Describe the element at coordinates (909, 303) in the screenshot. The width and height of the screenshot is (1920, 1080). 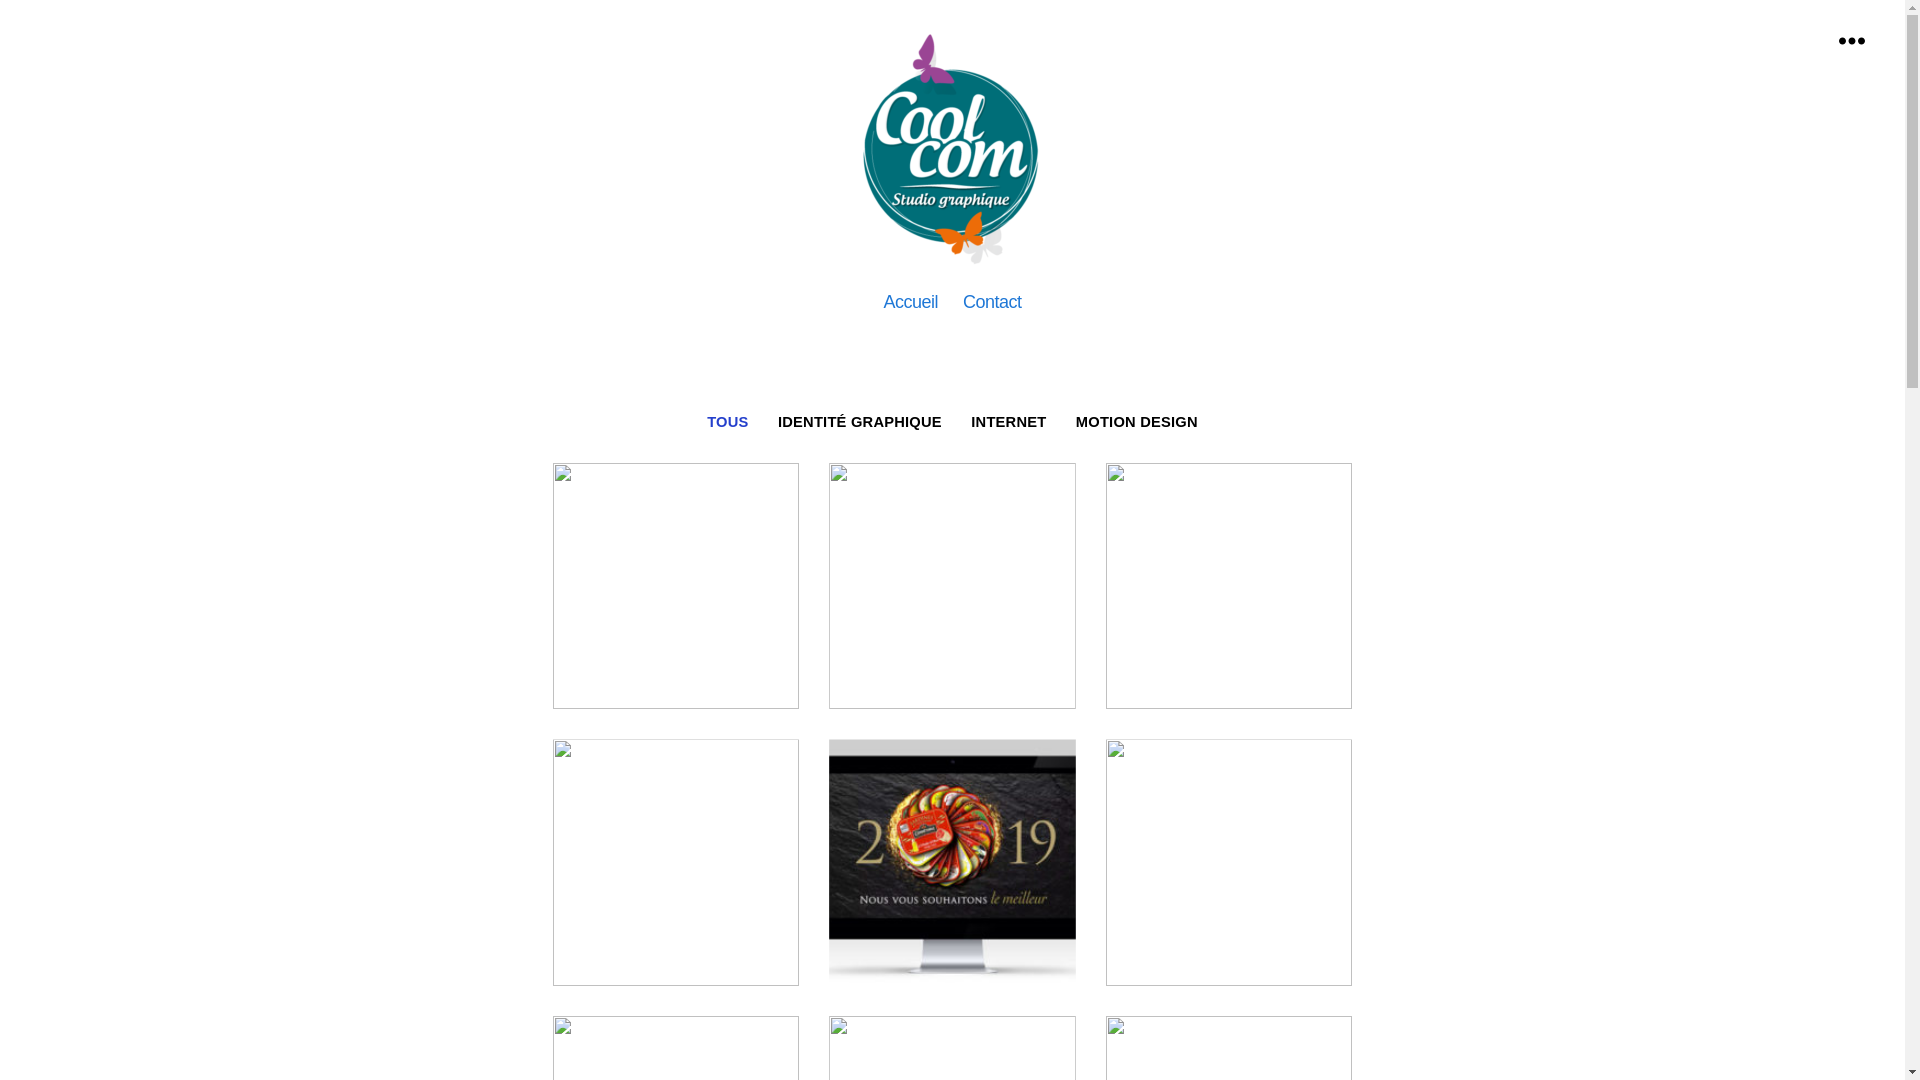
I see `'Accueil'` at that location.